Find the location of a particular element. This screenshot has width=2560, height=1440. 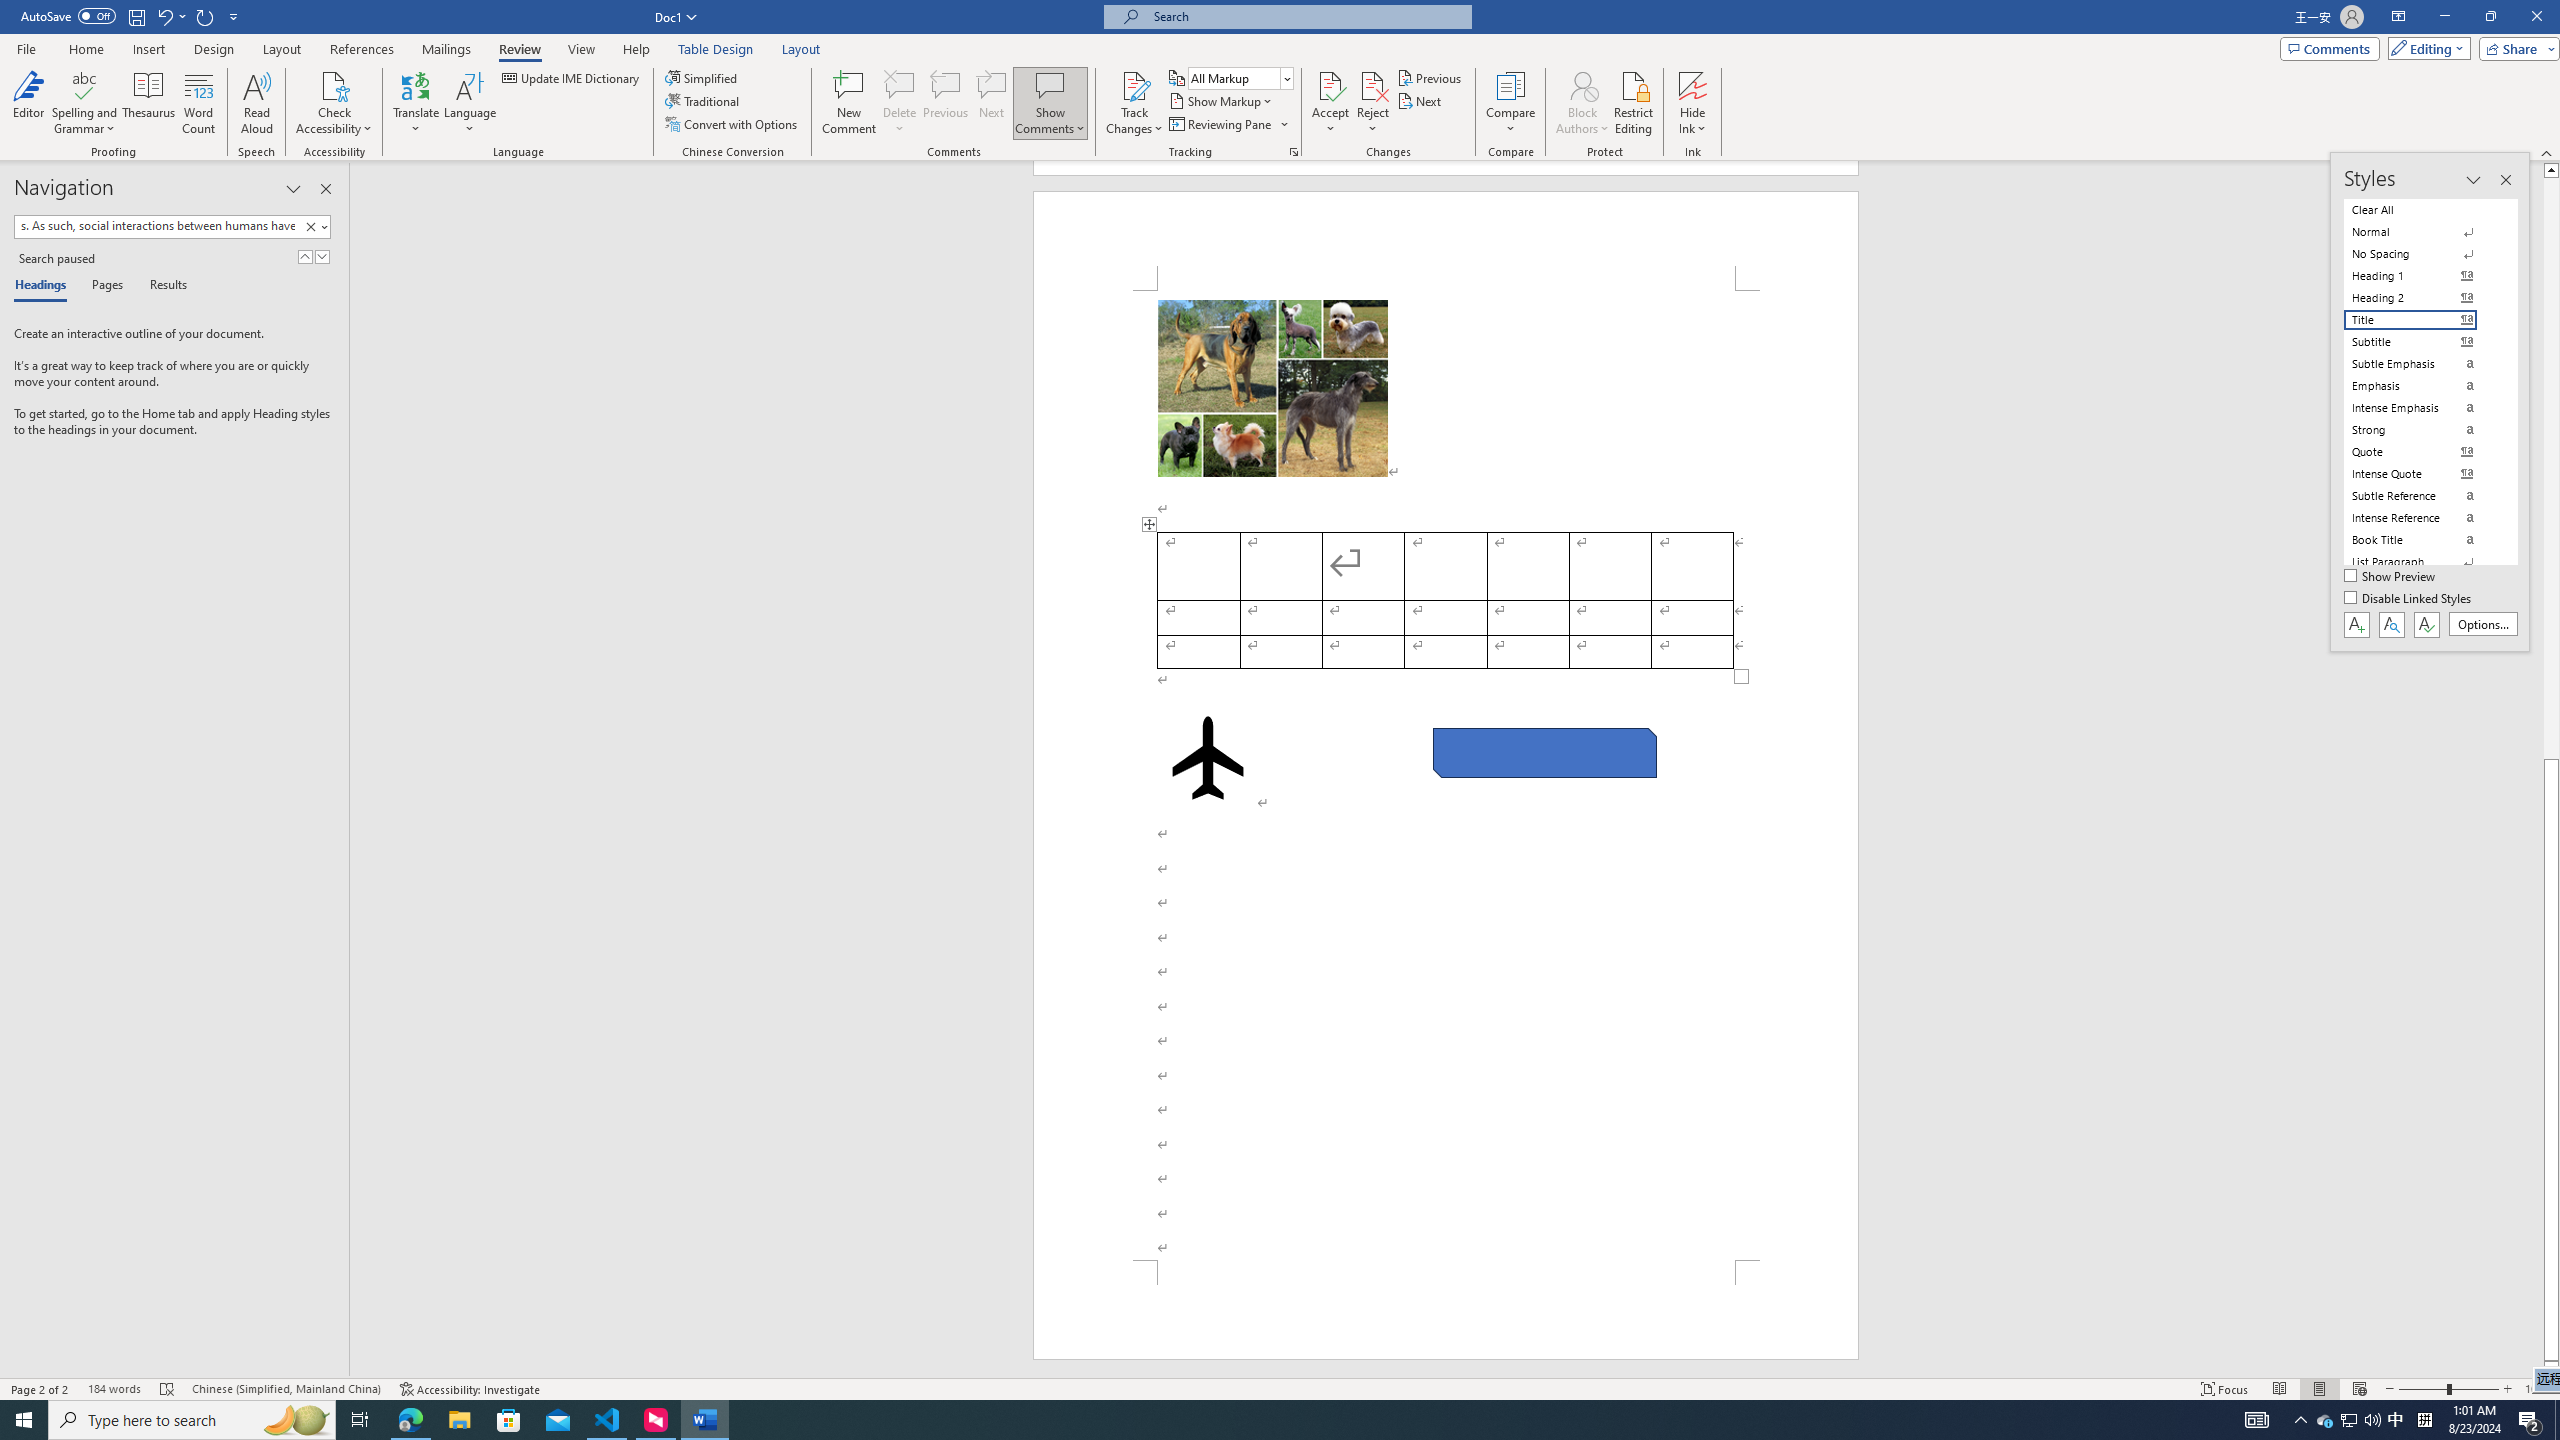

'Task Pane Options' is located at coordinates (293, 188).